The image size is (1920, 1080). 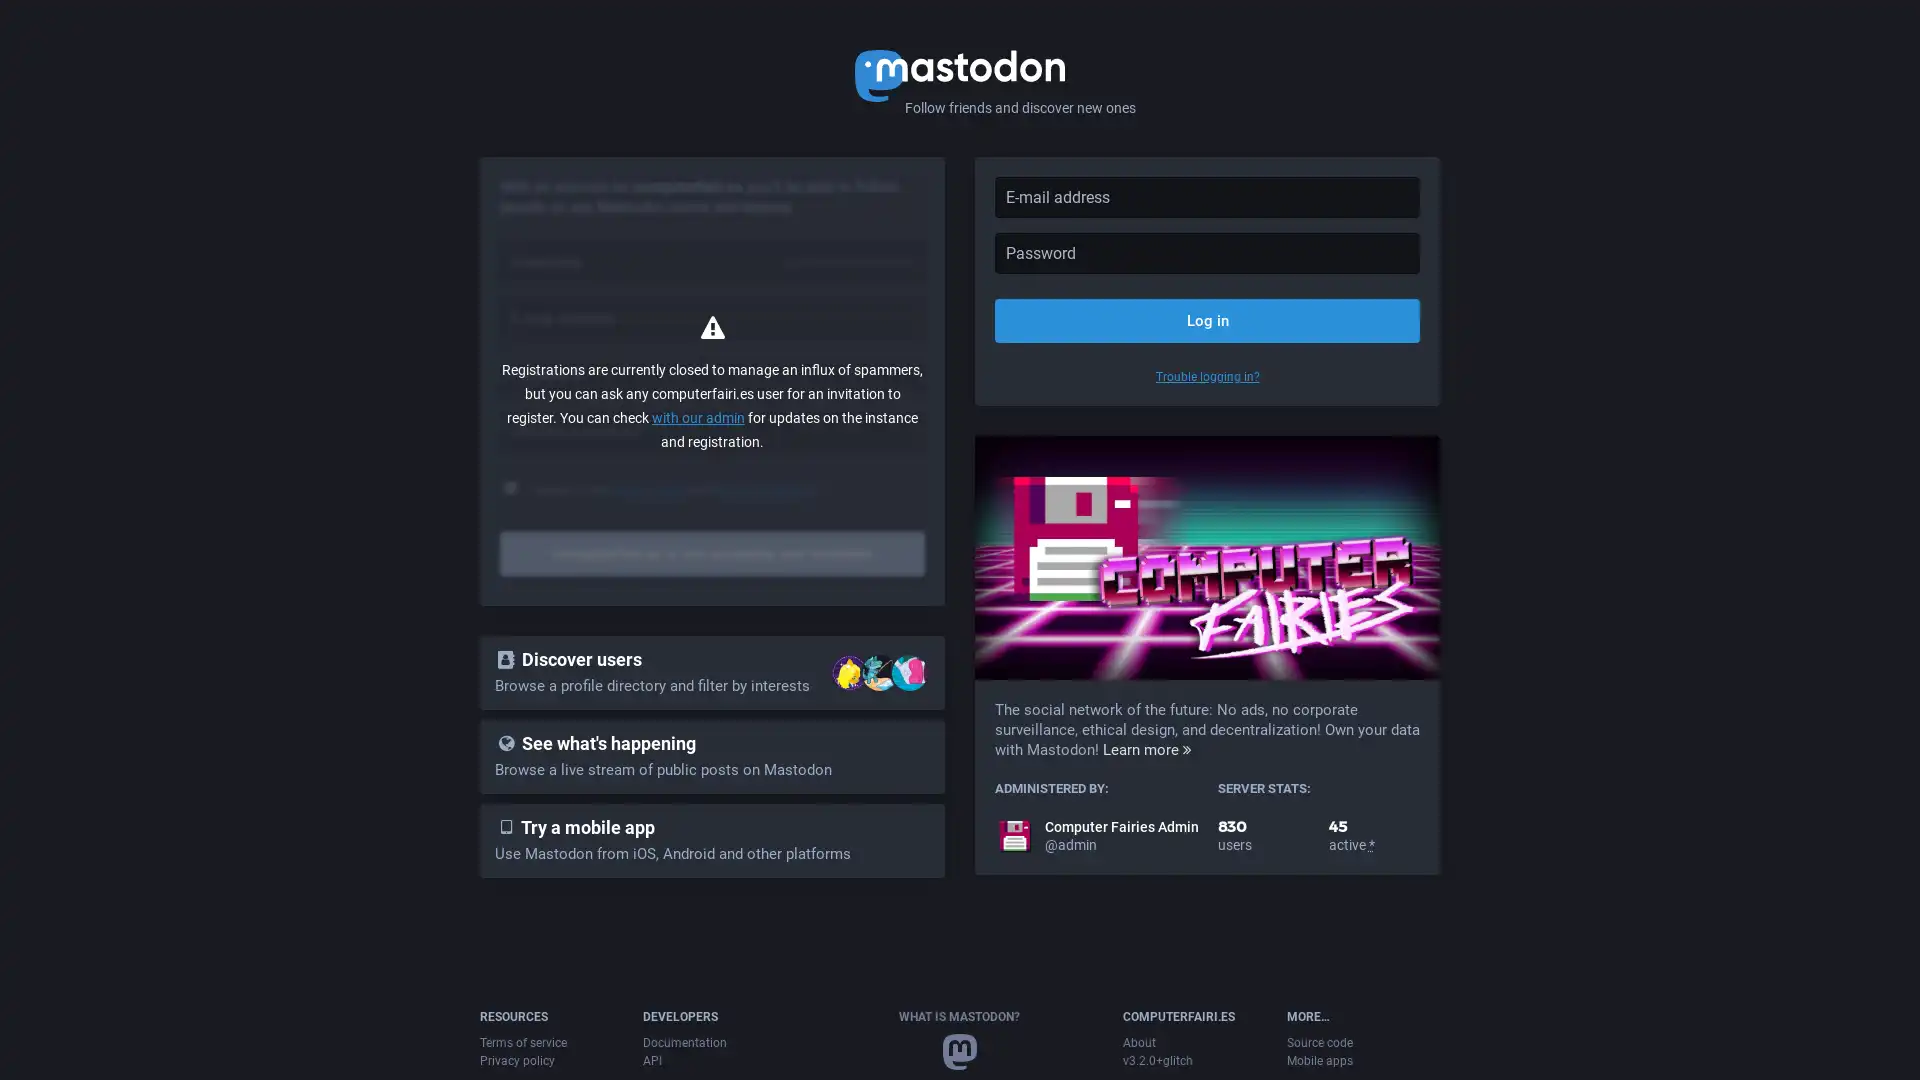 What do you see at coordinates (712, 554) in the screenshot?
I see `computerfairi.es is not accepting new members` at bounding box center [712, 554].